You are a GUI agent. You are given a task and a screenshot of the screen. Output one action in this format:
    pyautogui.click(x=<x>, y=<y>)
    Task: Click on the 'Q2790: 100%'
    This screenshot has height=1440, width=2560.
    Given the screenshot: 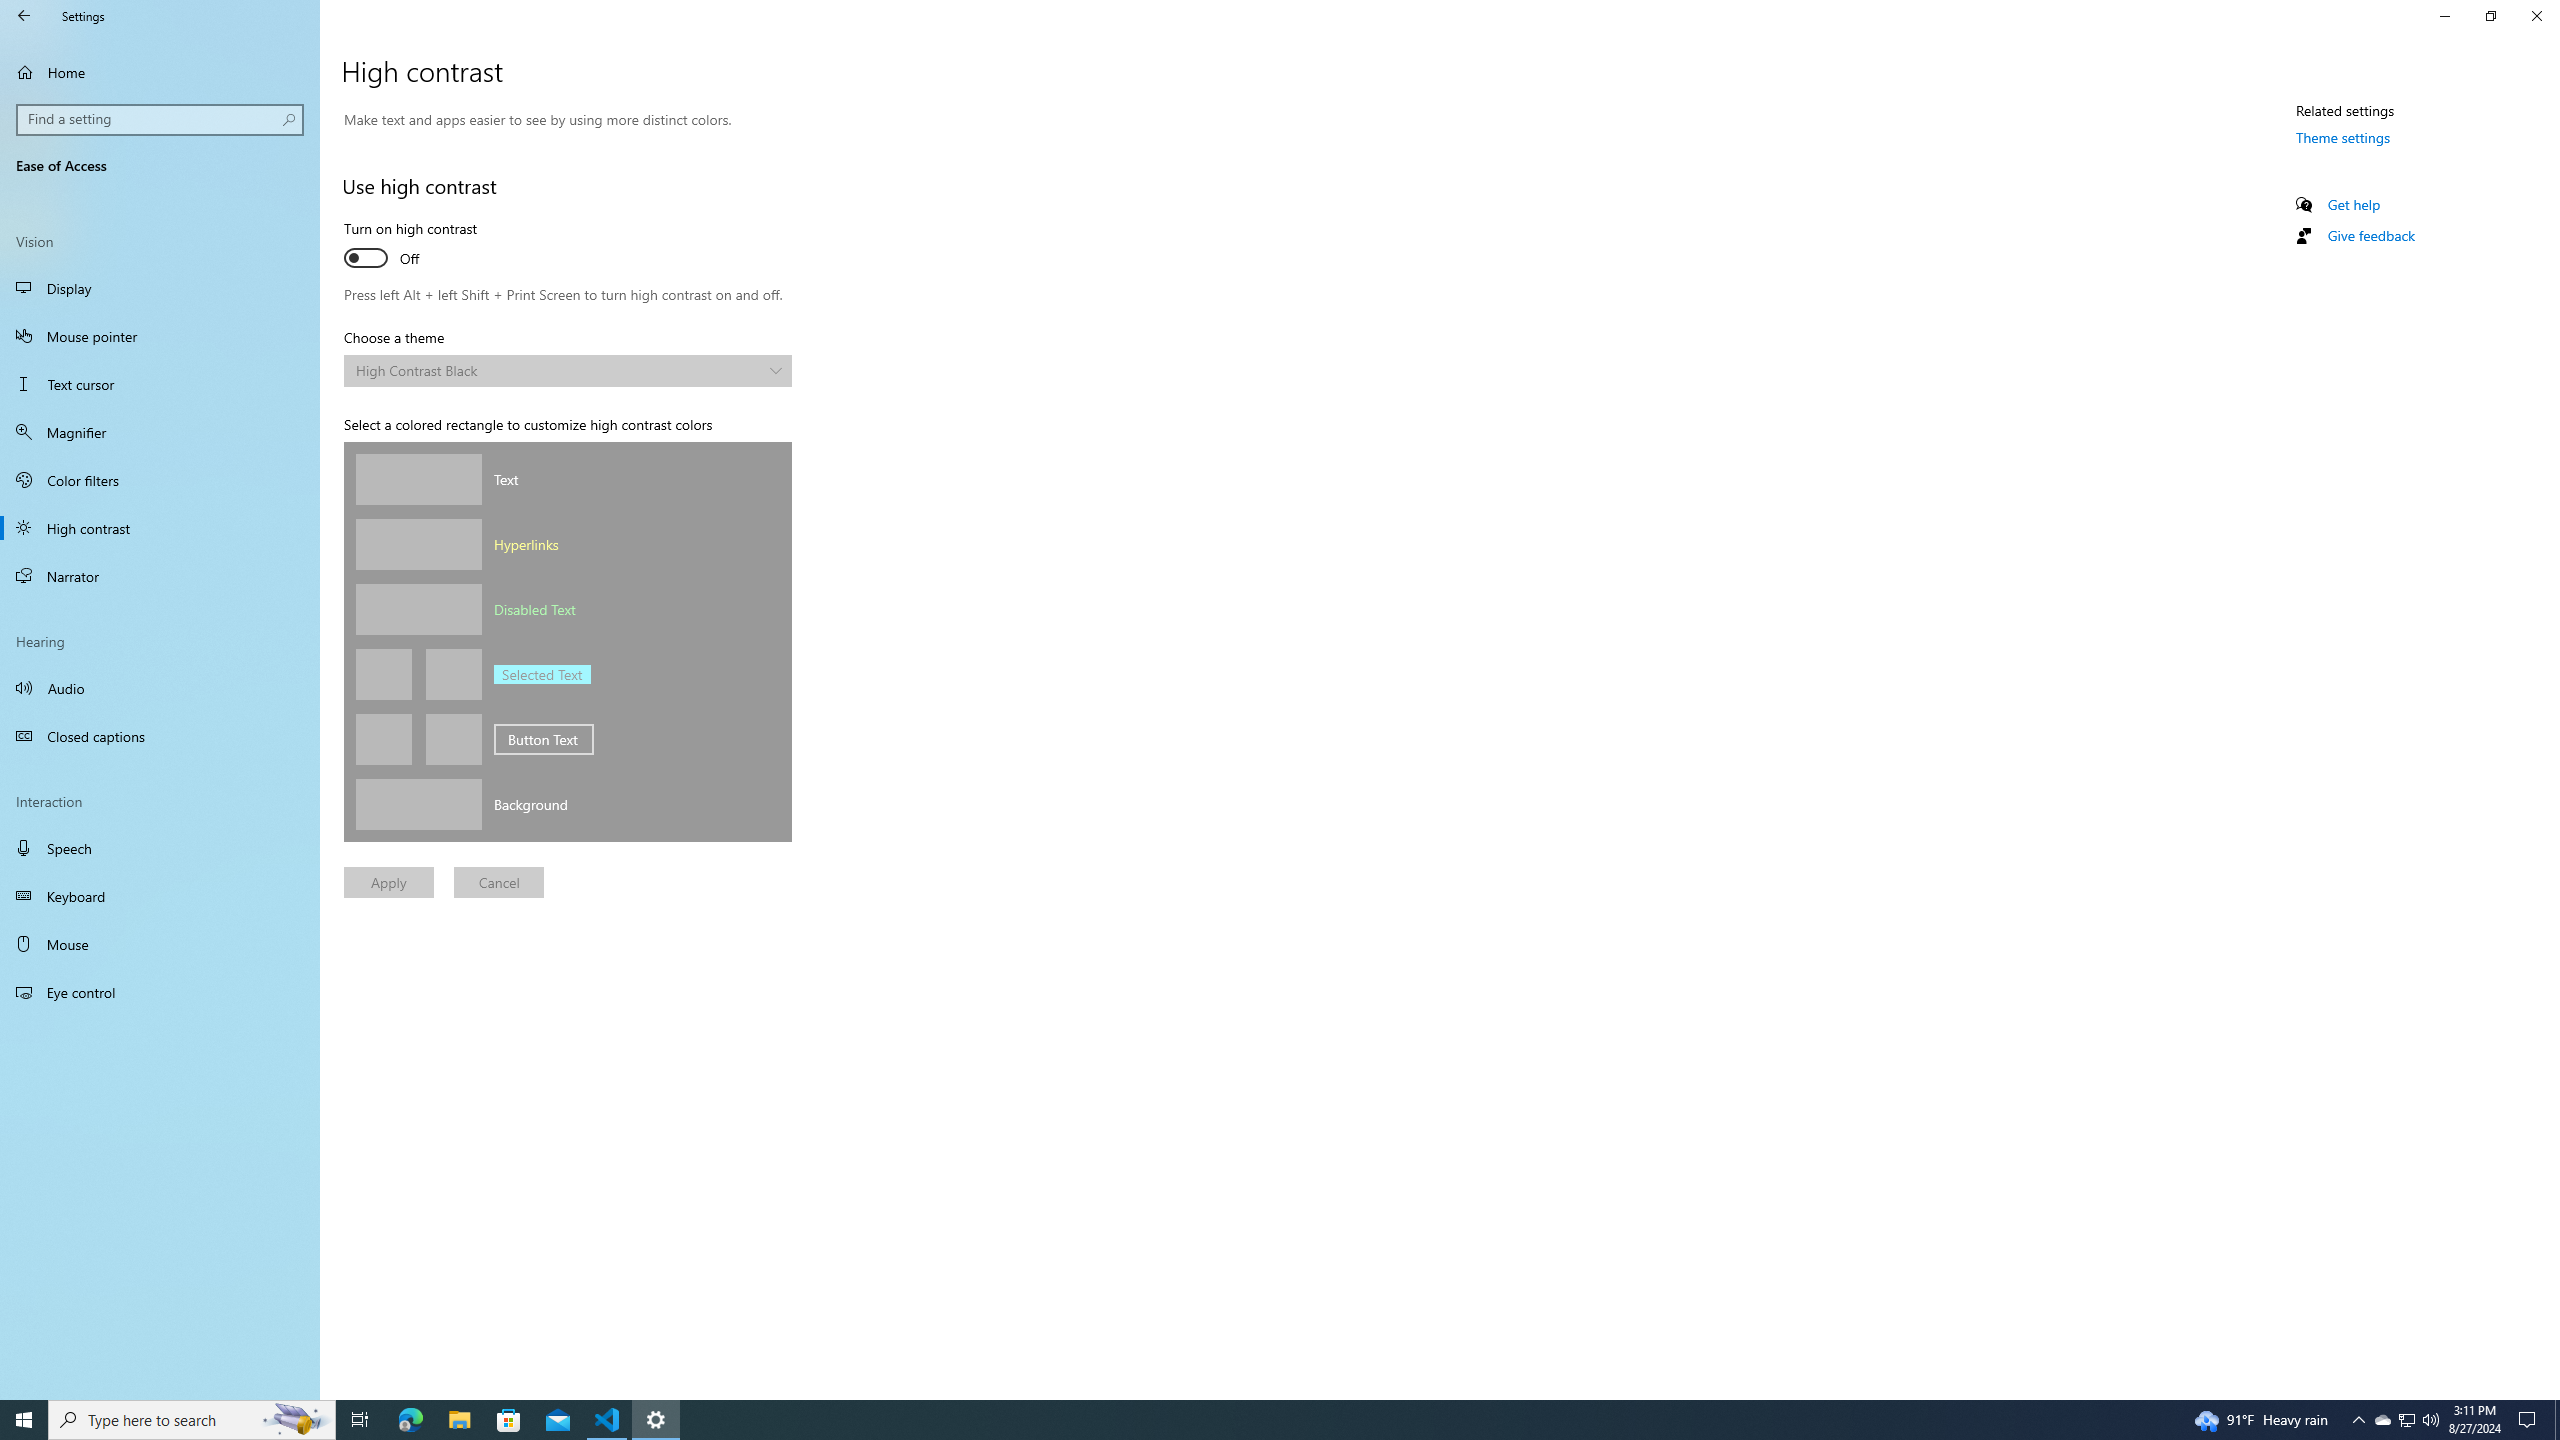 What is the action you would take?
    pyautogui.click(x=2429, y=1418)
    